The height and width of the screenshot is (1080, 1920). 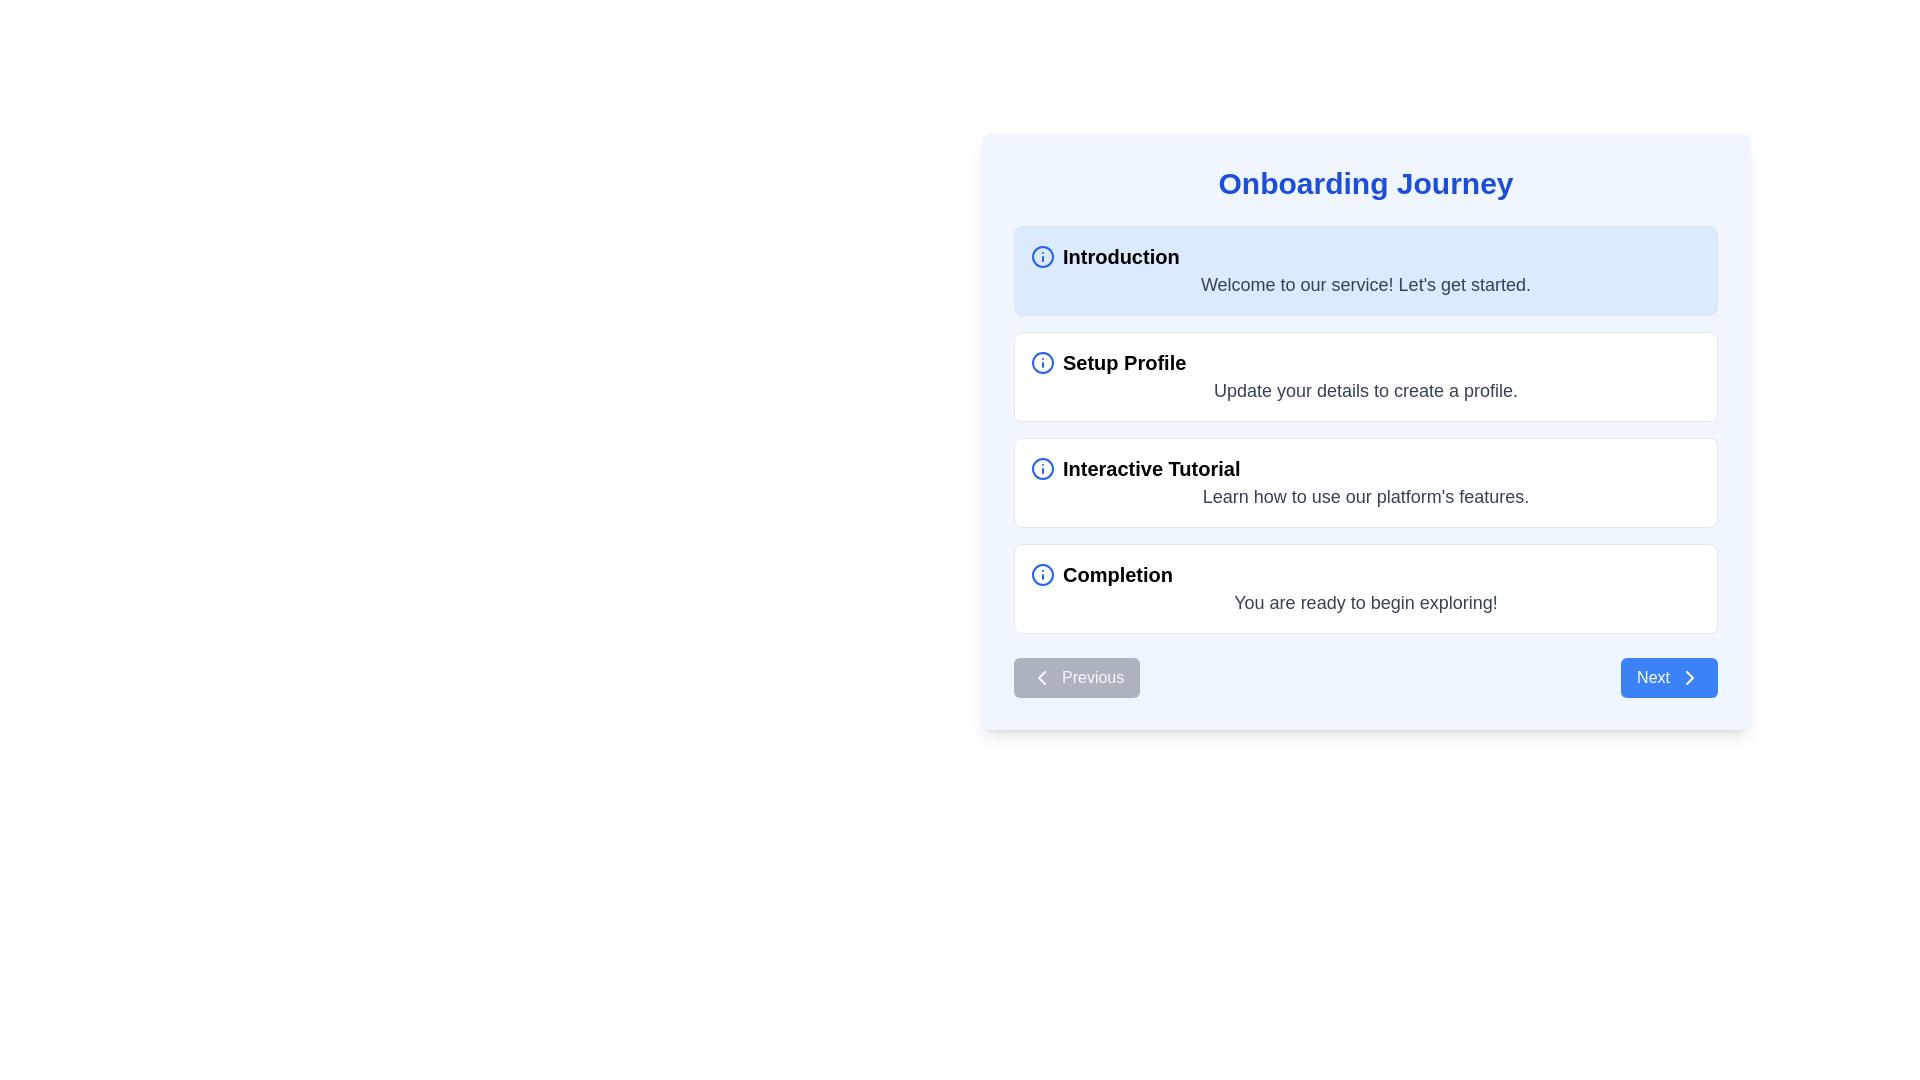 What do you see at coordinates (1040, 677) in the screenshot?
I see `the left-pointing chevron icon within the 'Previous' navigation button, which is styled as a minimalistic SVG with a thin stroke and no fill` at bounding box center [1040, 677].